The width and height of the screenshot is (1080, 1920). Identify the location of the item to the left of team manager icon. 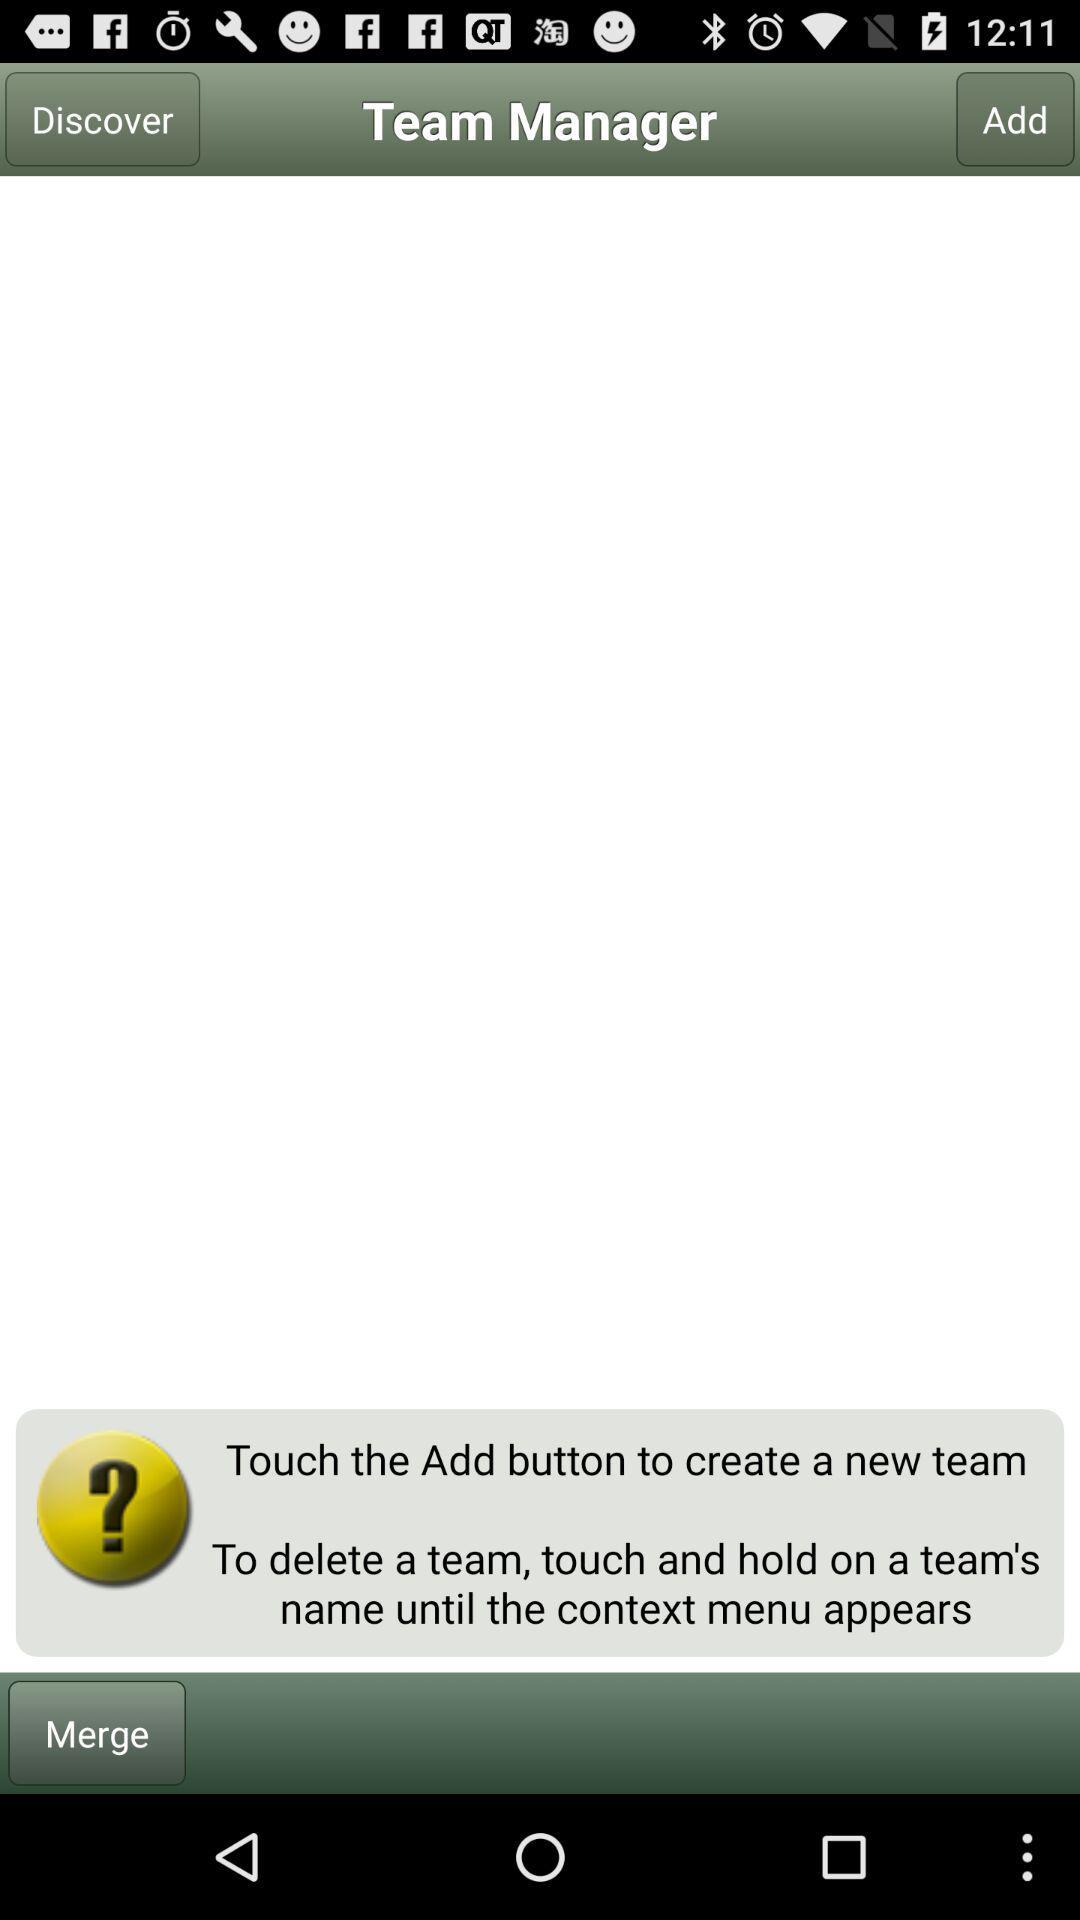
(102, 118).